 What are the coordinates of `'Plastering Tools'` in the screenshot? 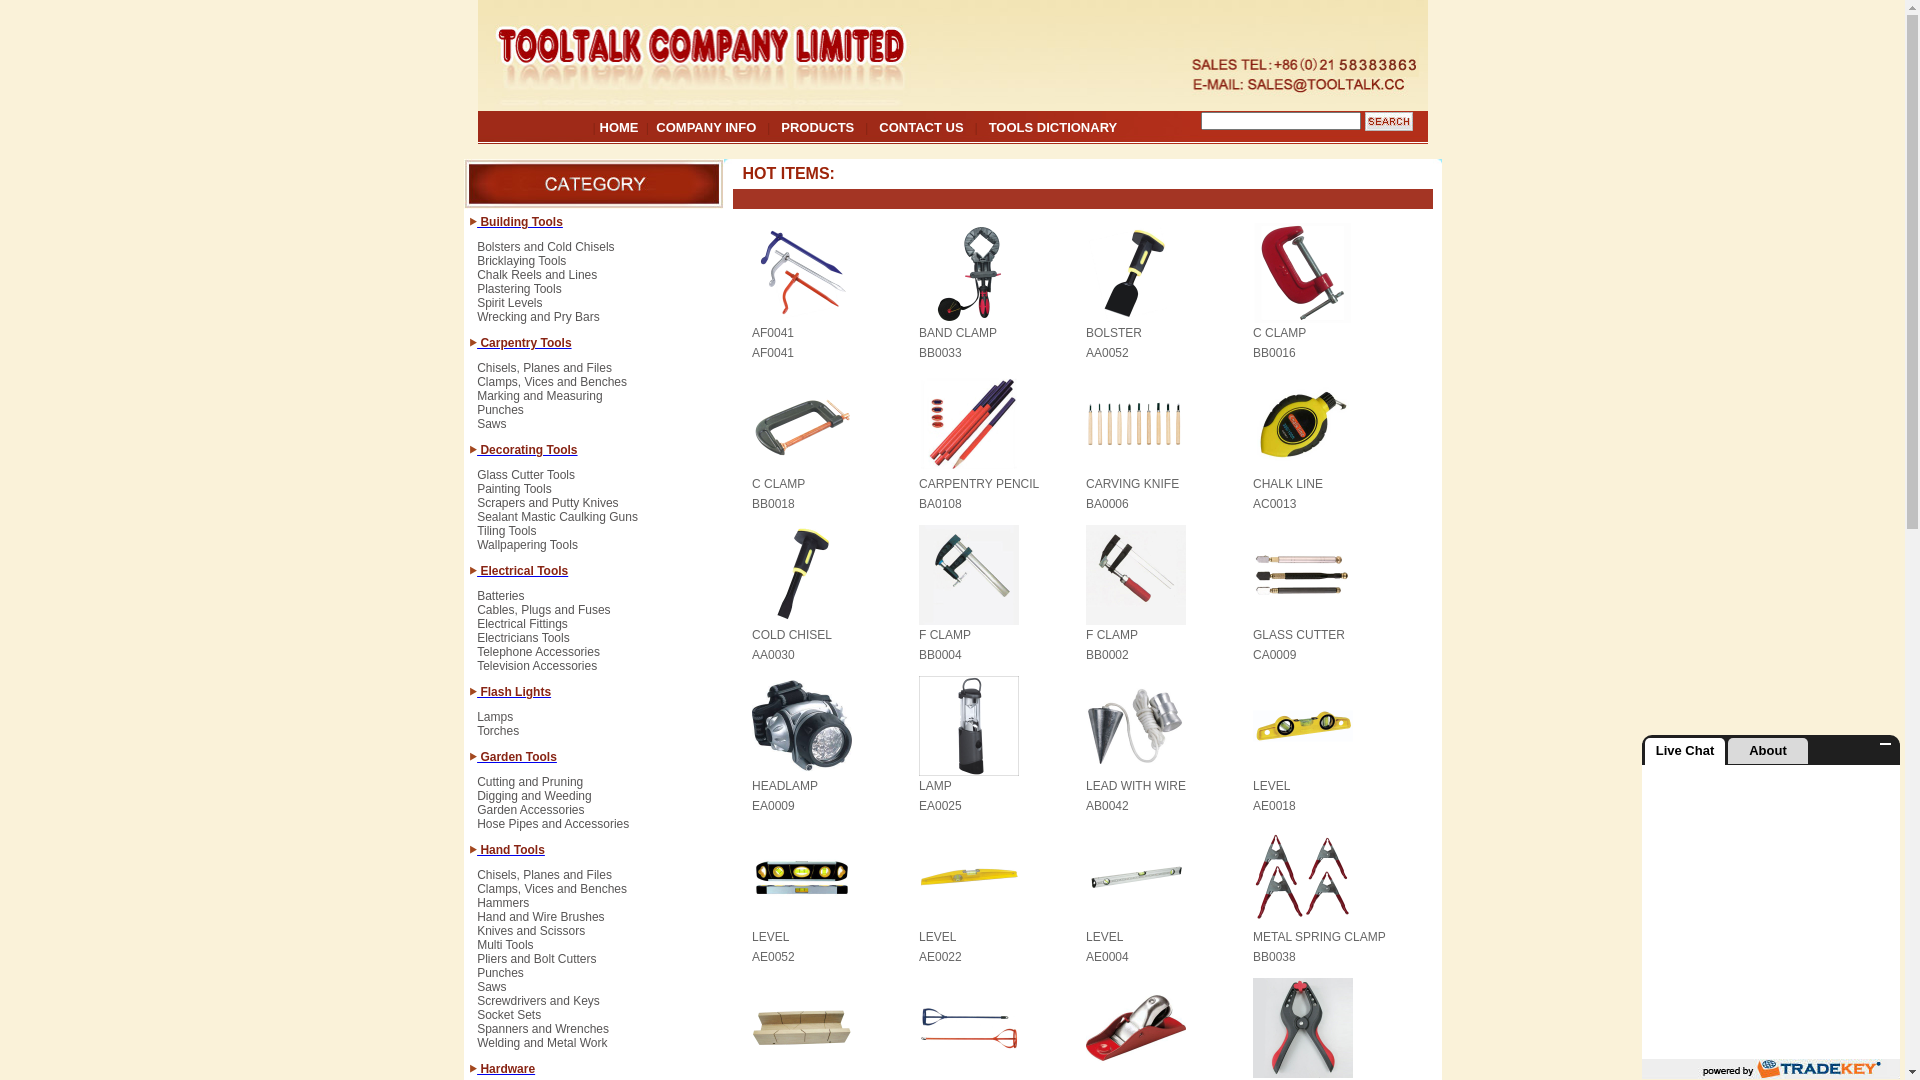 It's located at (519, 296).